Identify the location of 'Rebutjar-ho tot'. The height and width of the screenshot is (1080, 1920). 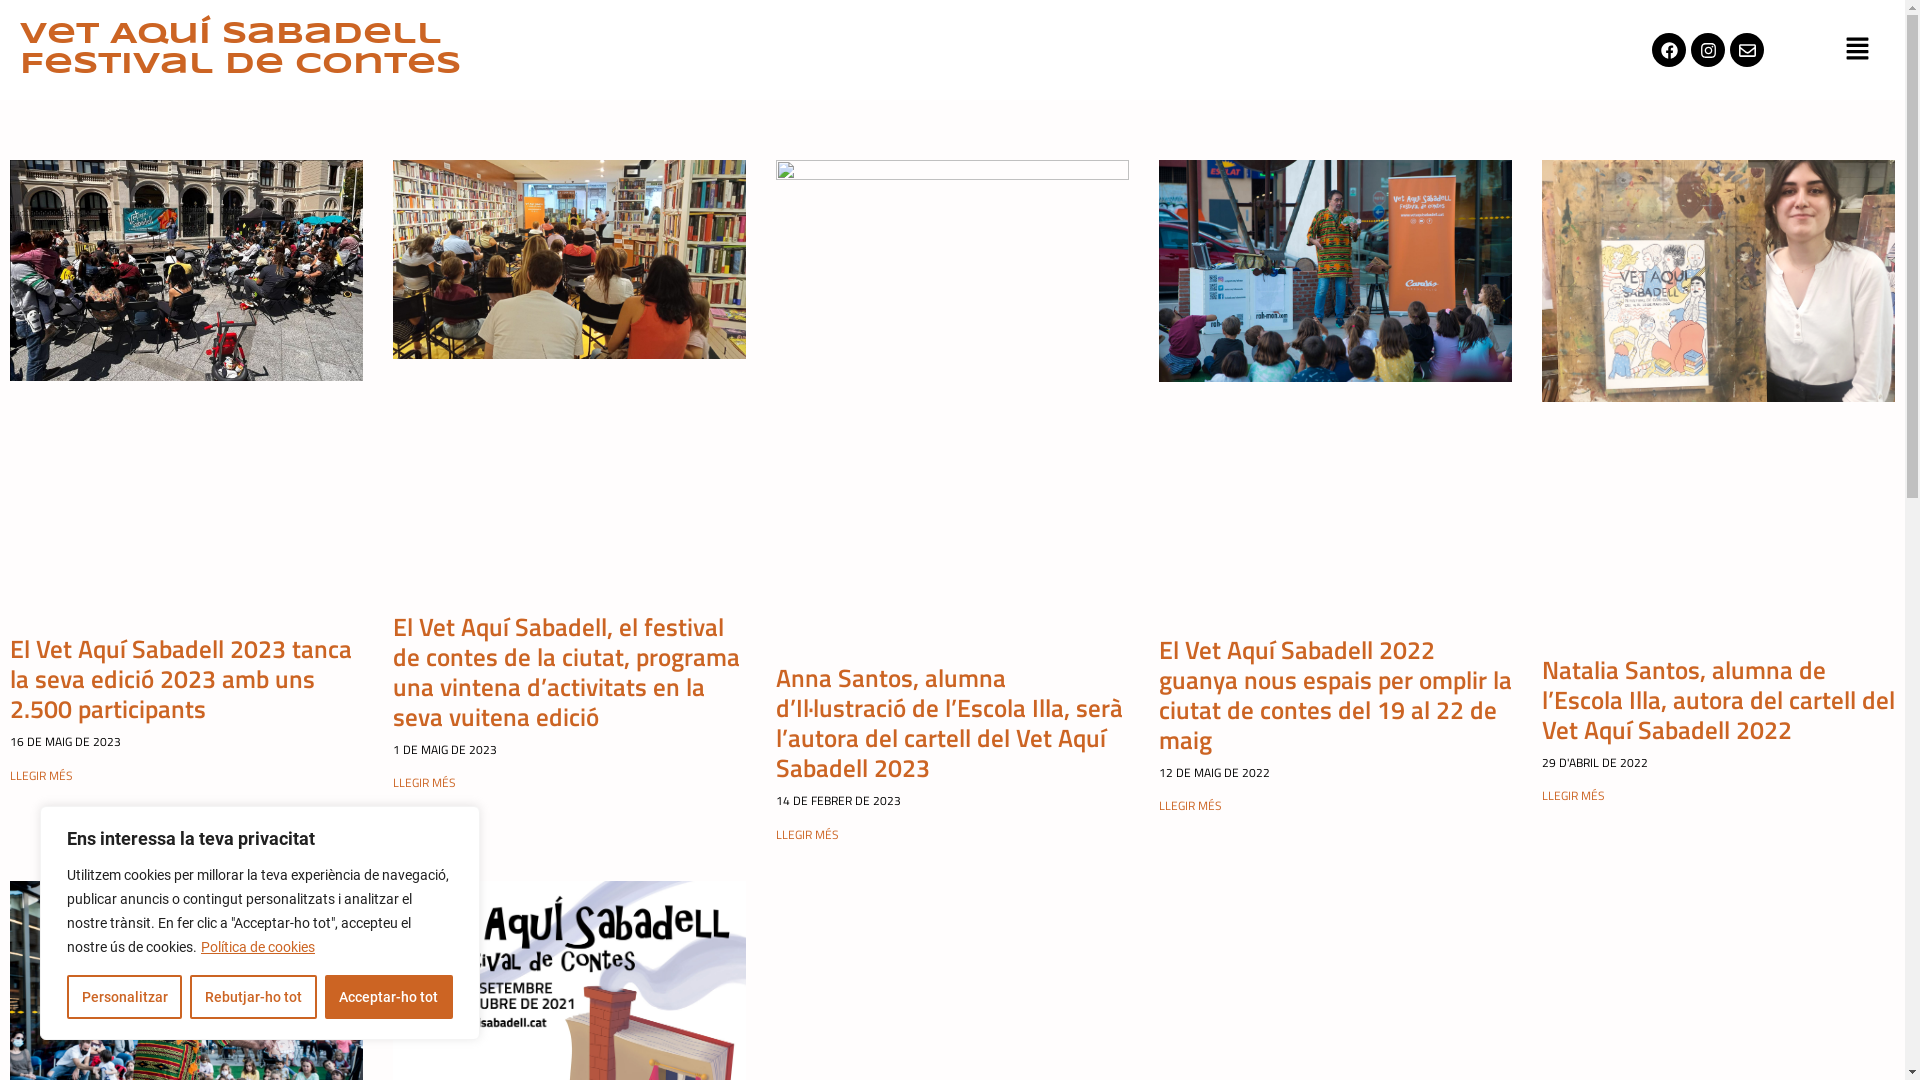
(190, 996).